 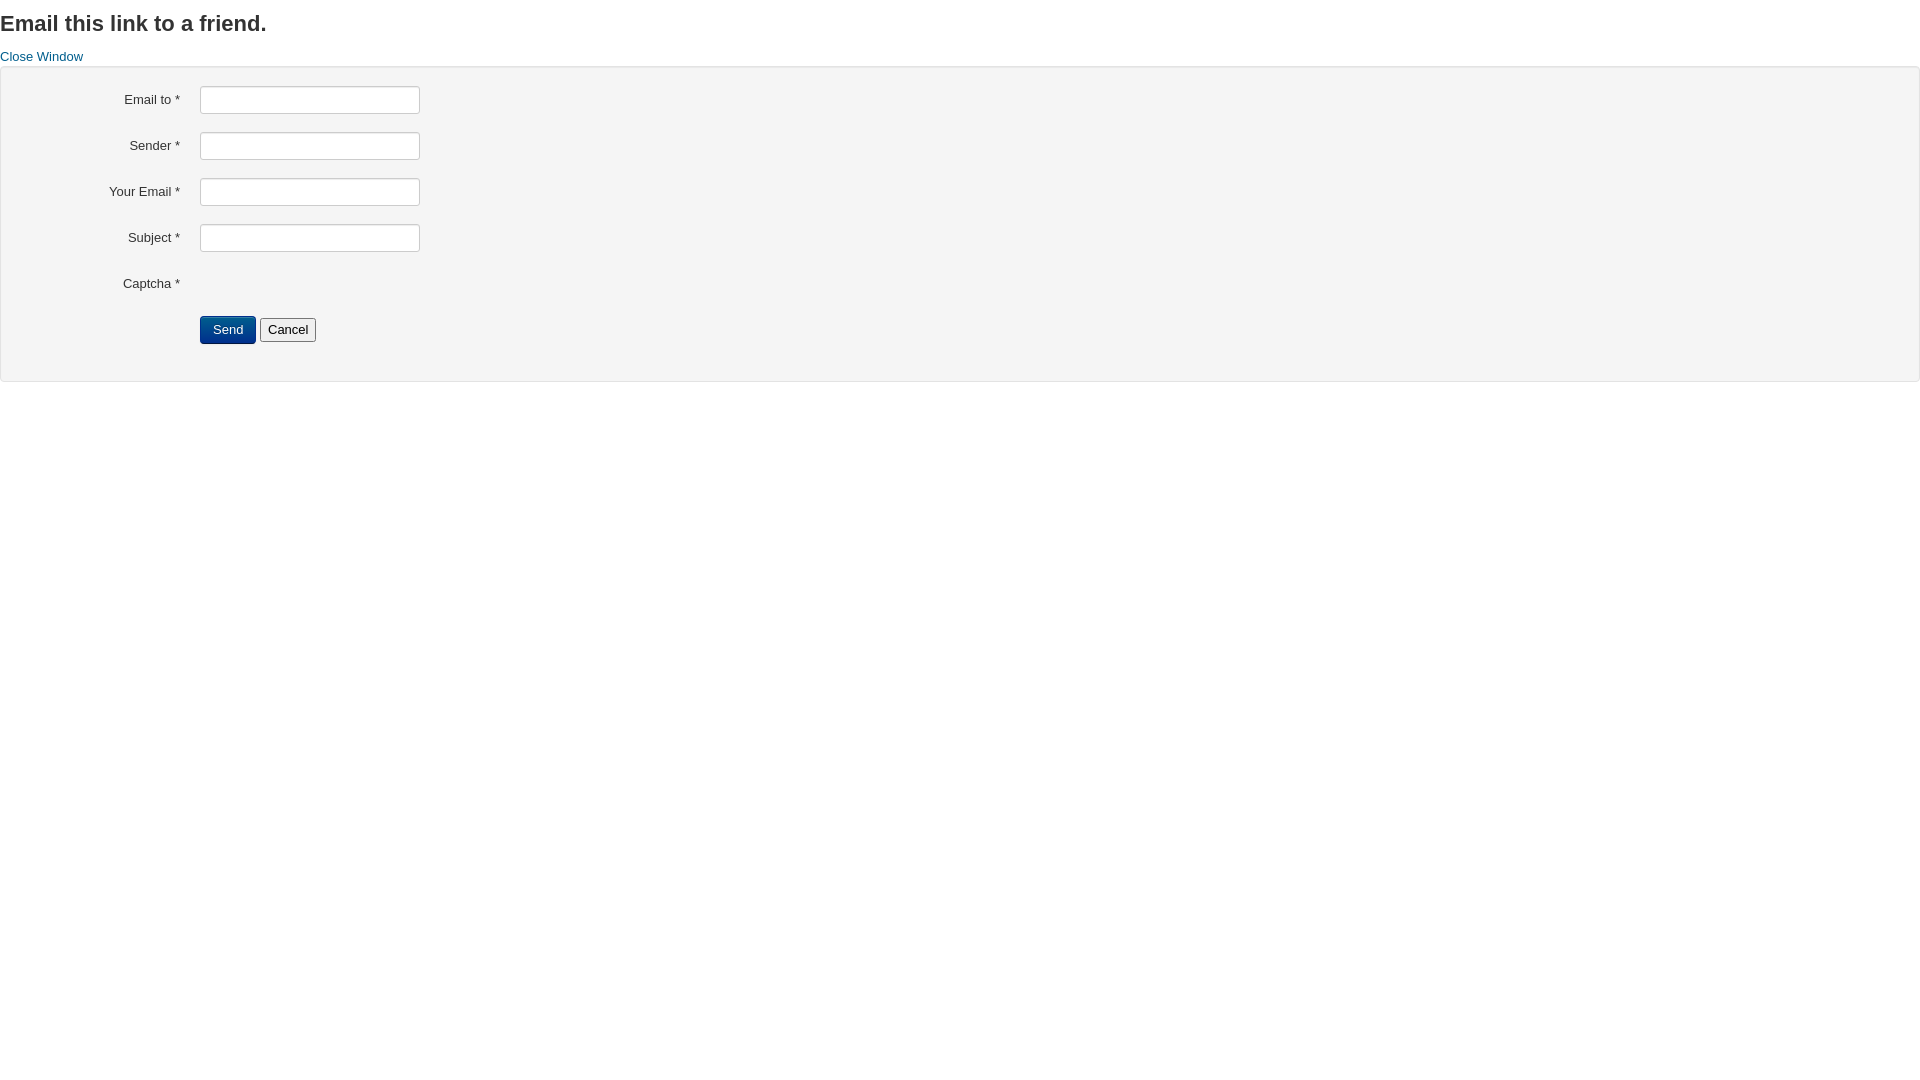 What do you see at coordinates (227, 329) in the screenshot?
I see `'Send'` at bounding box center [227, 329].